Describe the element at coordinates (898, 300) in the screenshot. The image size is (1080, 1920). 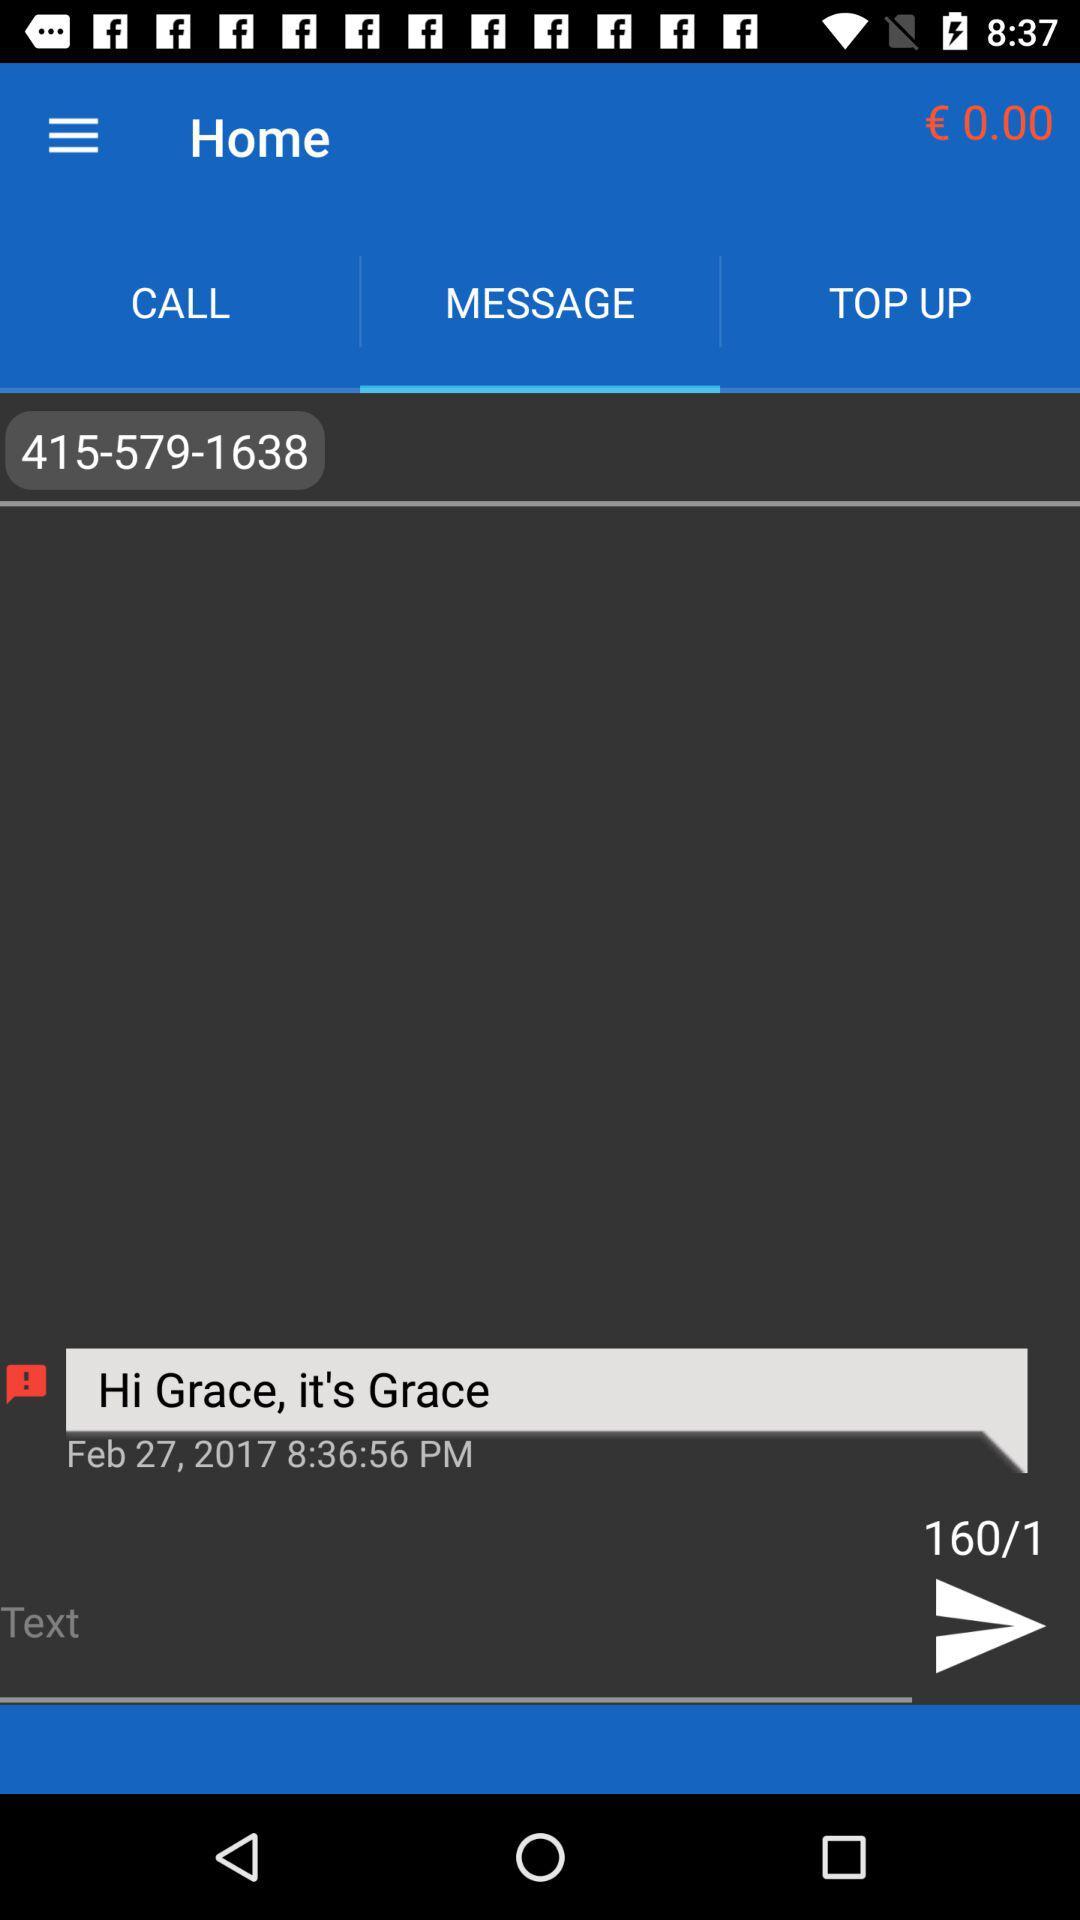
I see `item above ,415-579-1638,  icon` at that location.